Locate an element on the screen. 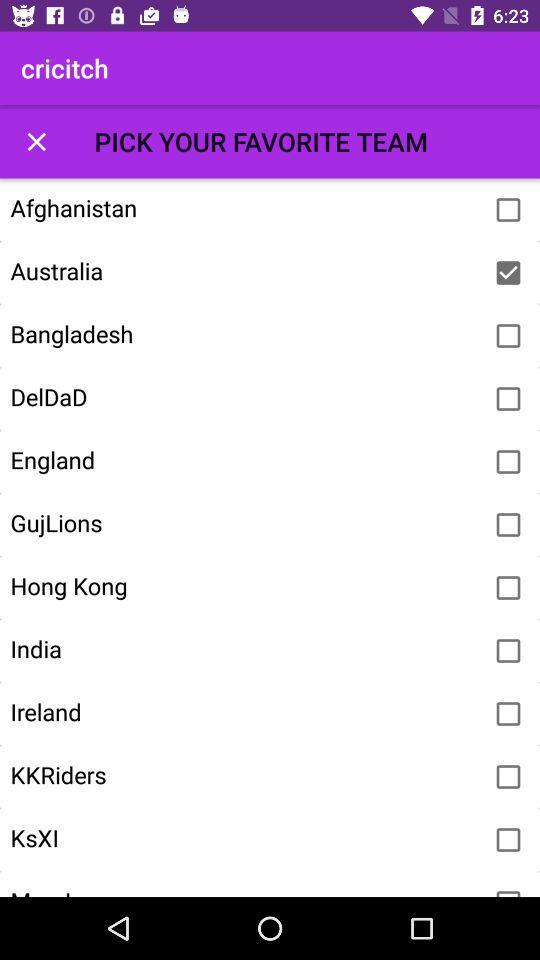 The height and width of the screenshot is (960, 540). england option is located at coordinates (508, 462).